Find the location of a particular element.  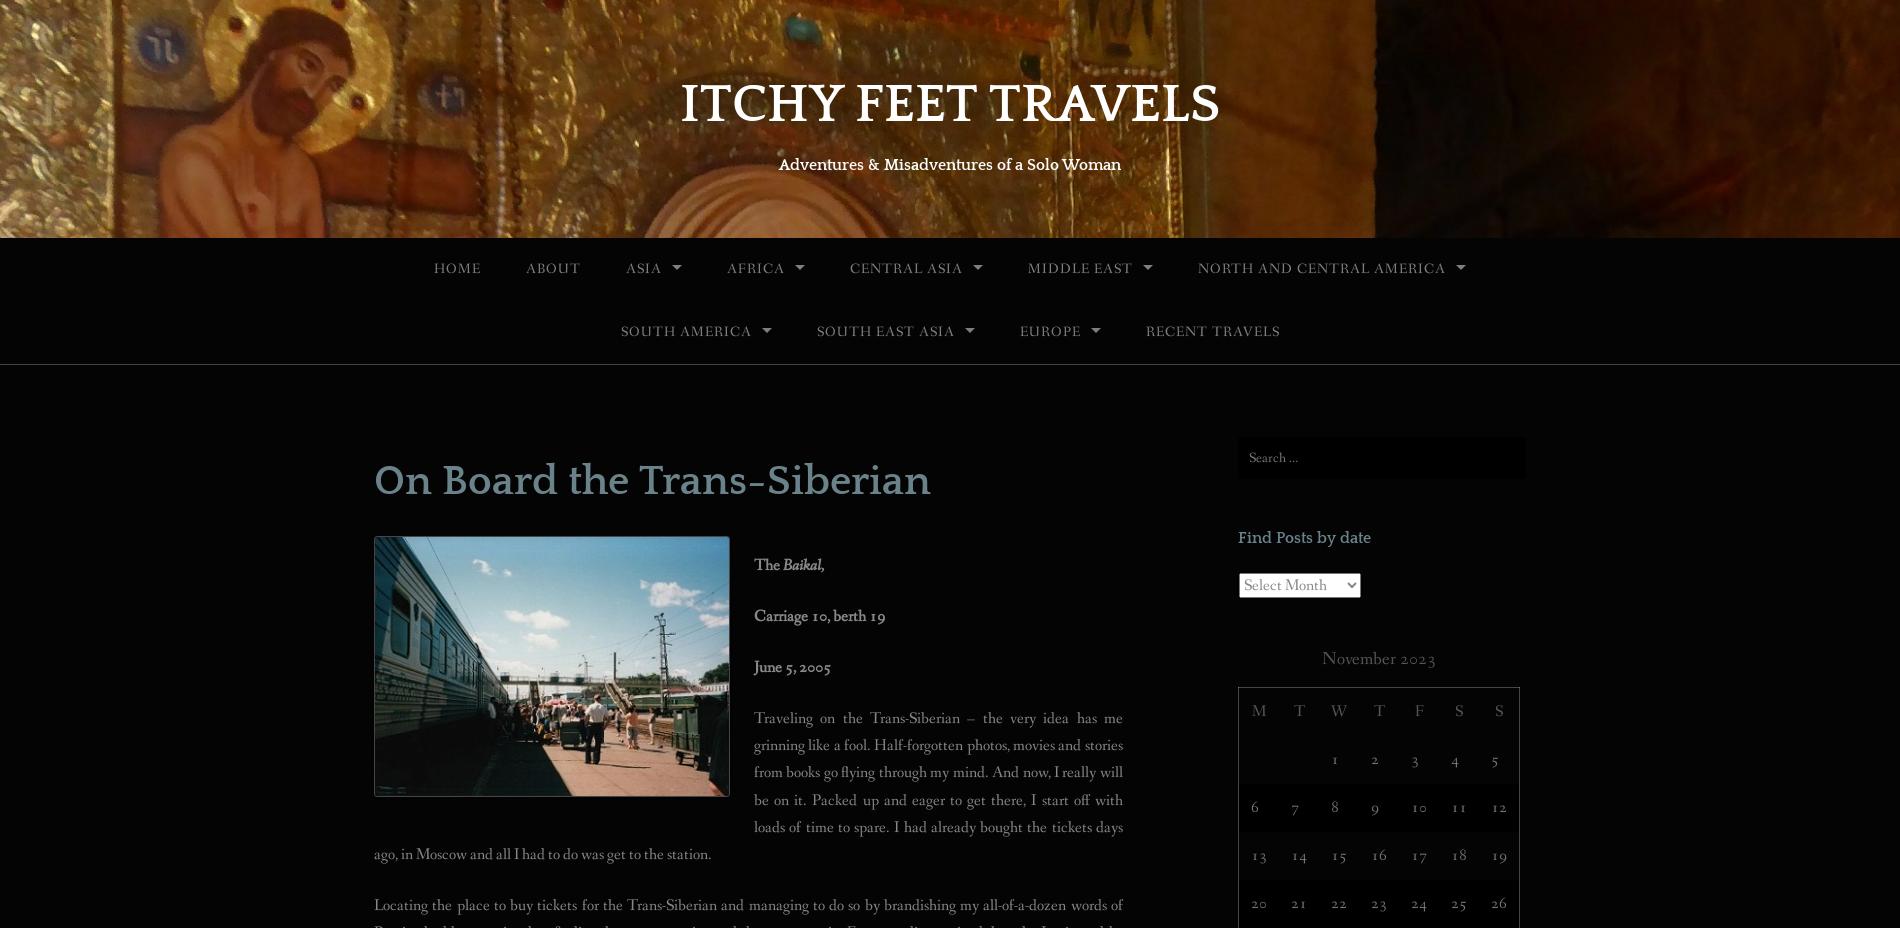

'9' is located at coordinates (1374, 805).